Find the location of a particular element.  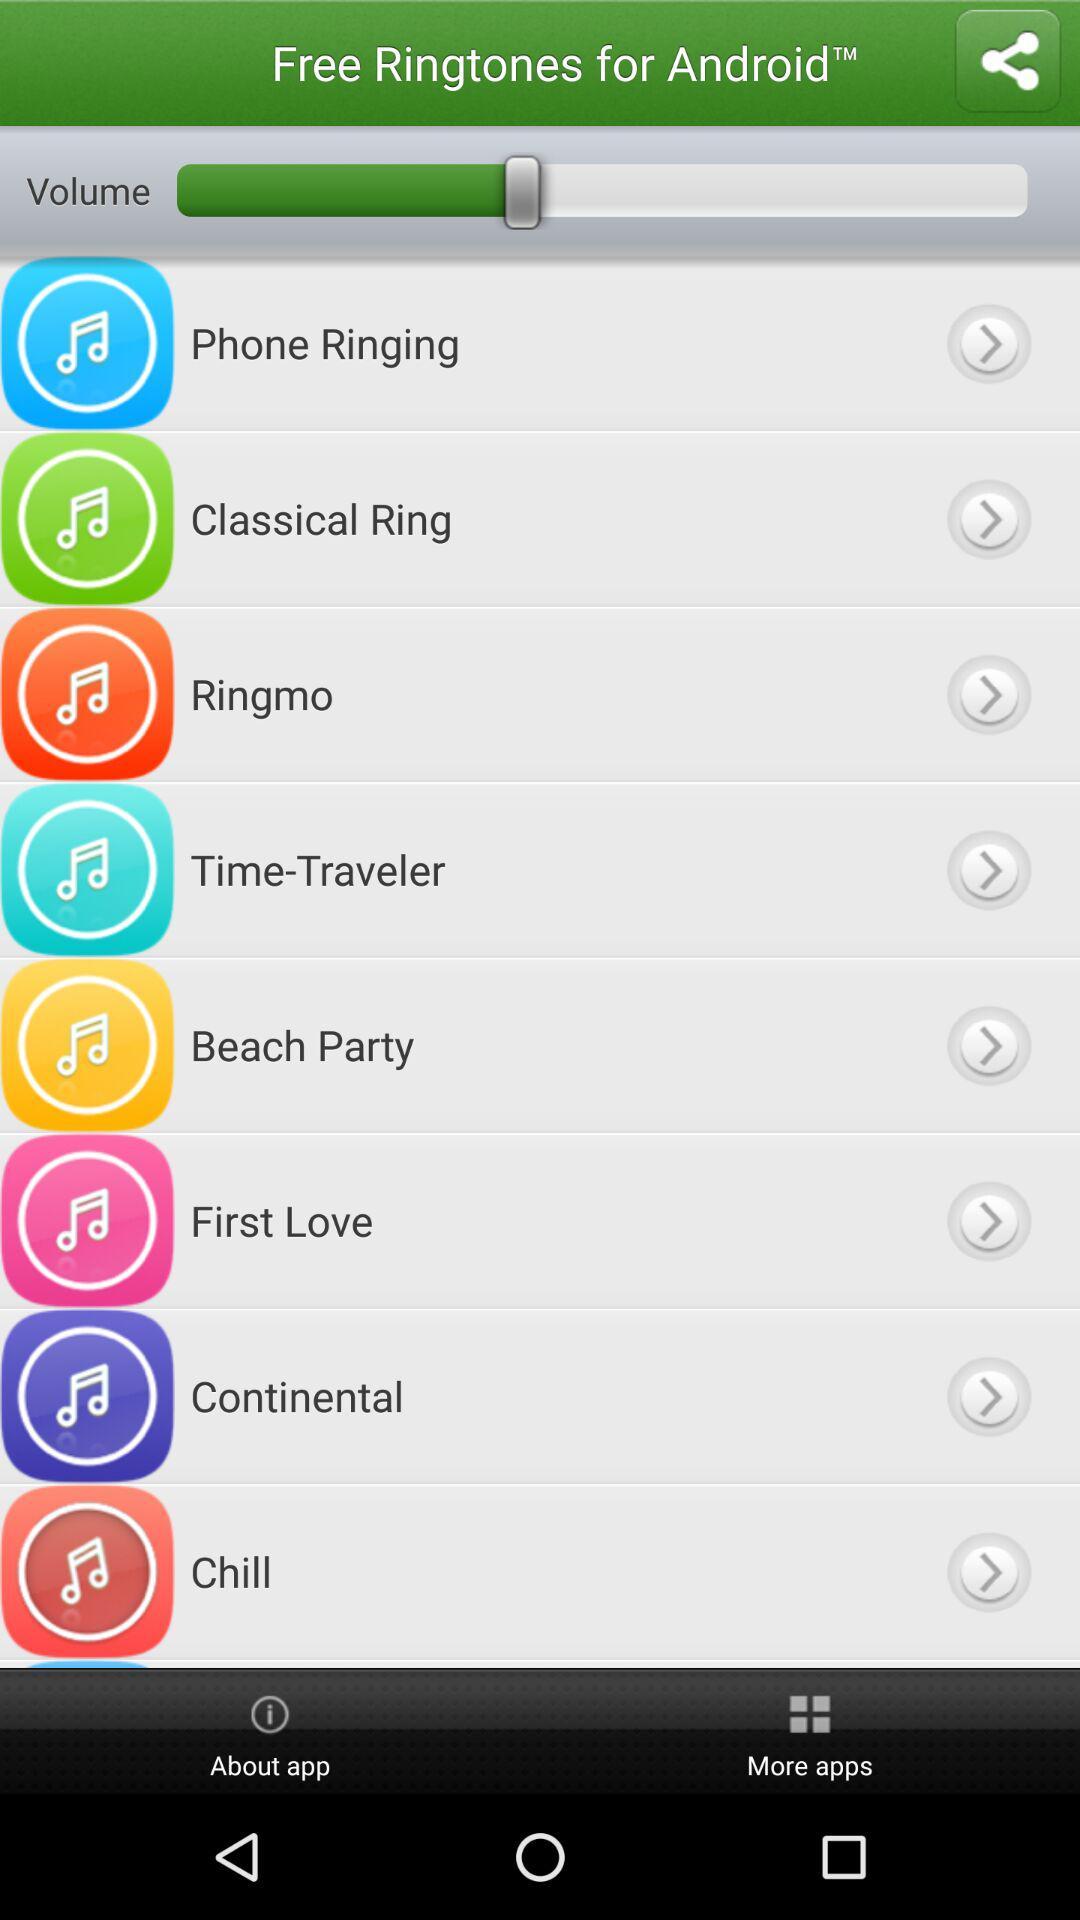

play is located at coordinates (987, 1570).